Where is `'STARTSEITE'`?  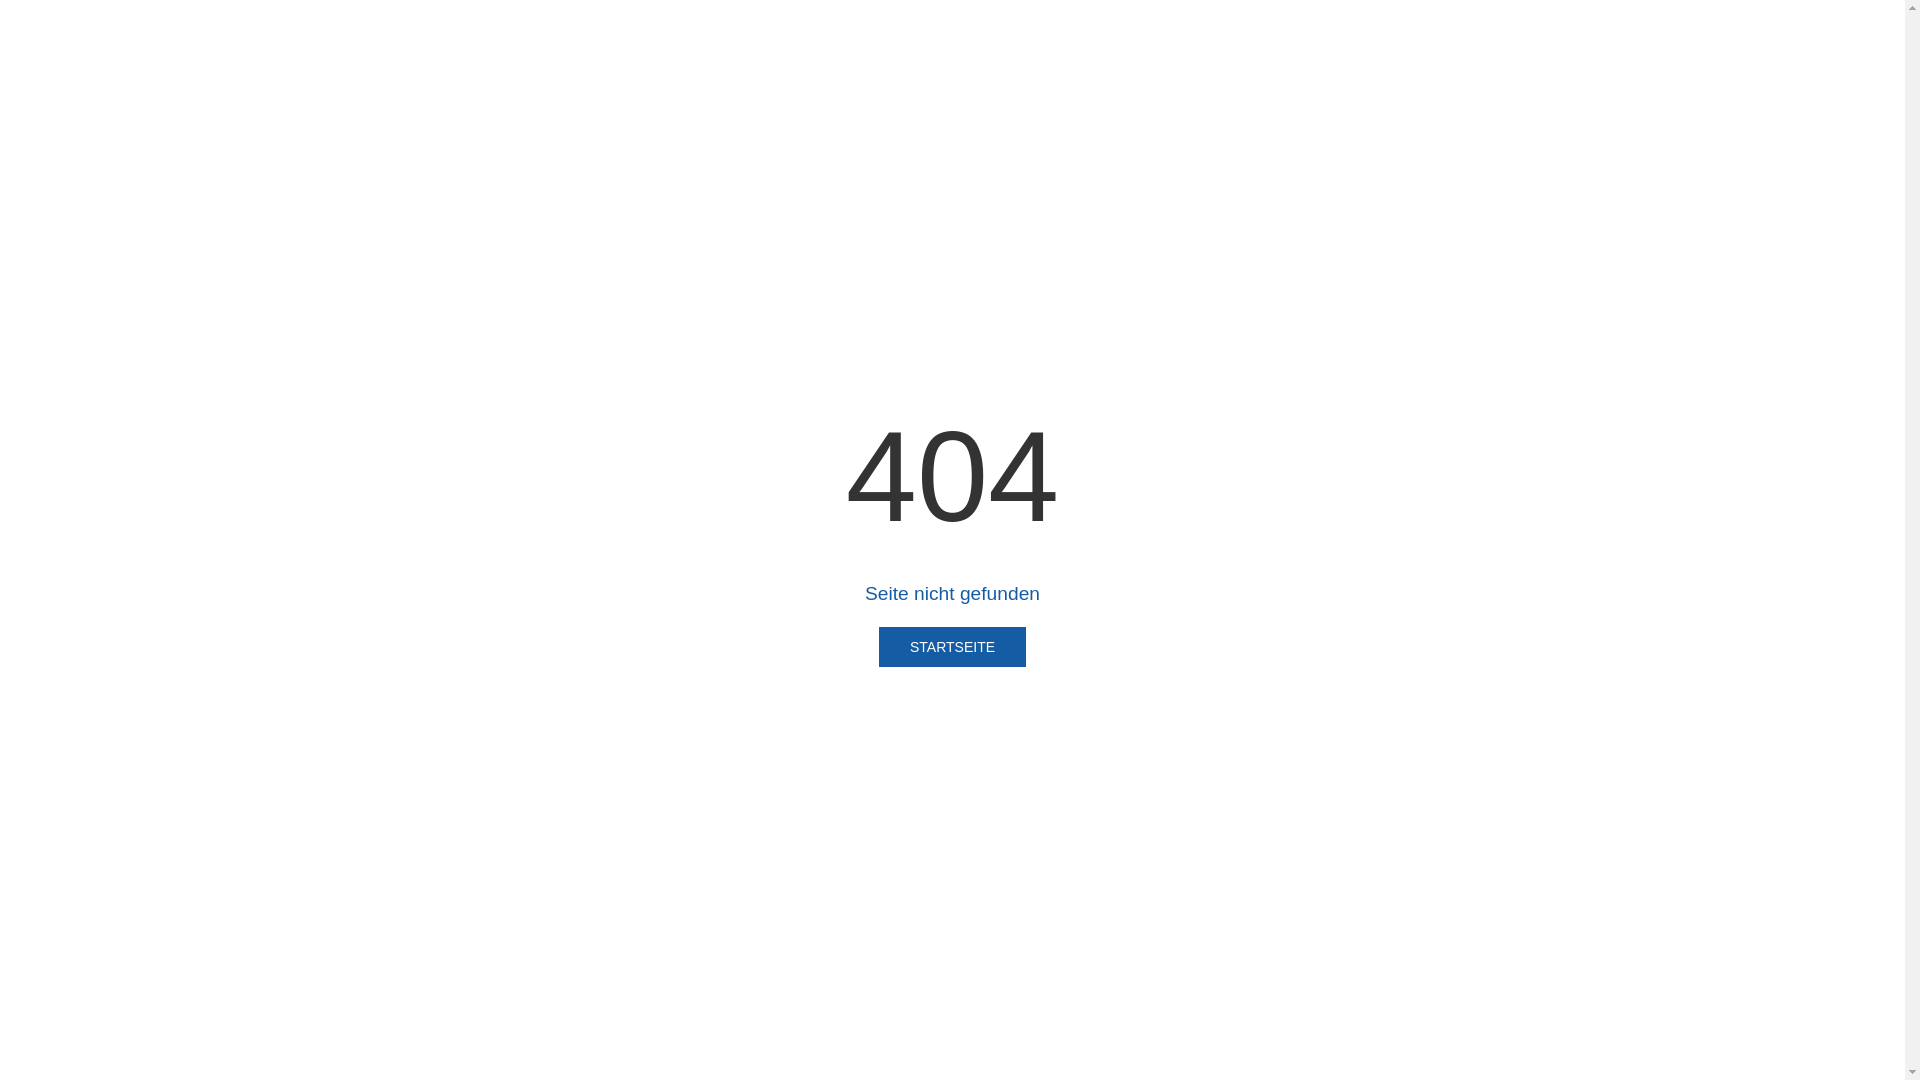 'STARTSEITE' is located at coordinates (951, 647).